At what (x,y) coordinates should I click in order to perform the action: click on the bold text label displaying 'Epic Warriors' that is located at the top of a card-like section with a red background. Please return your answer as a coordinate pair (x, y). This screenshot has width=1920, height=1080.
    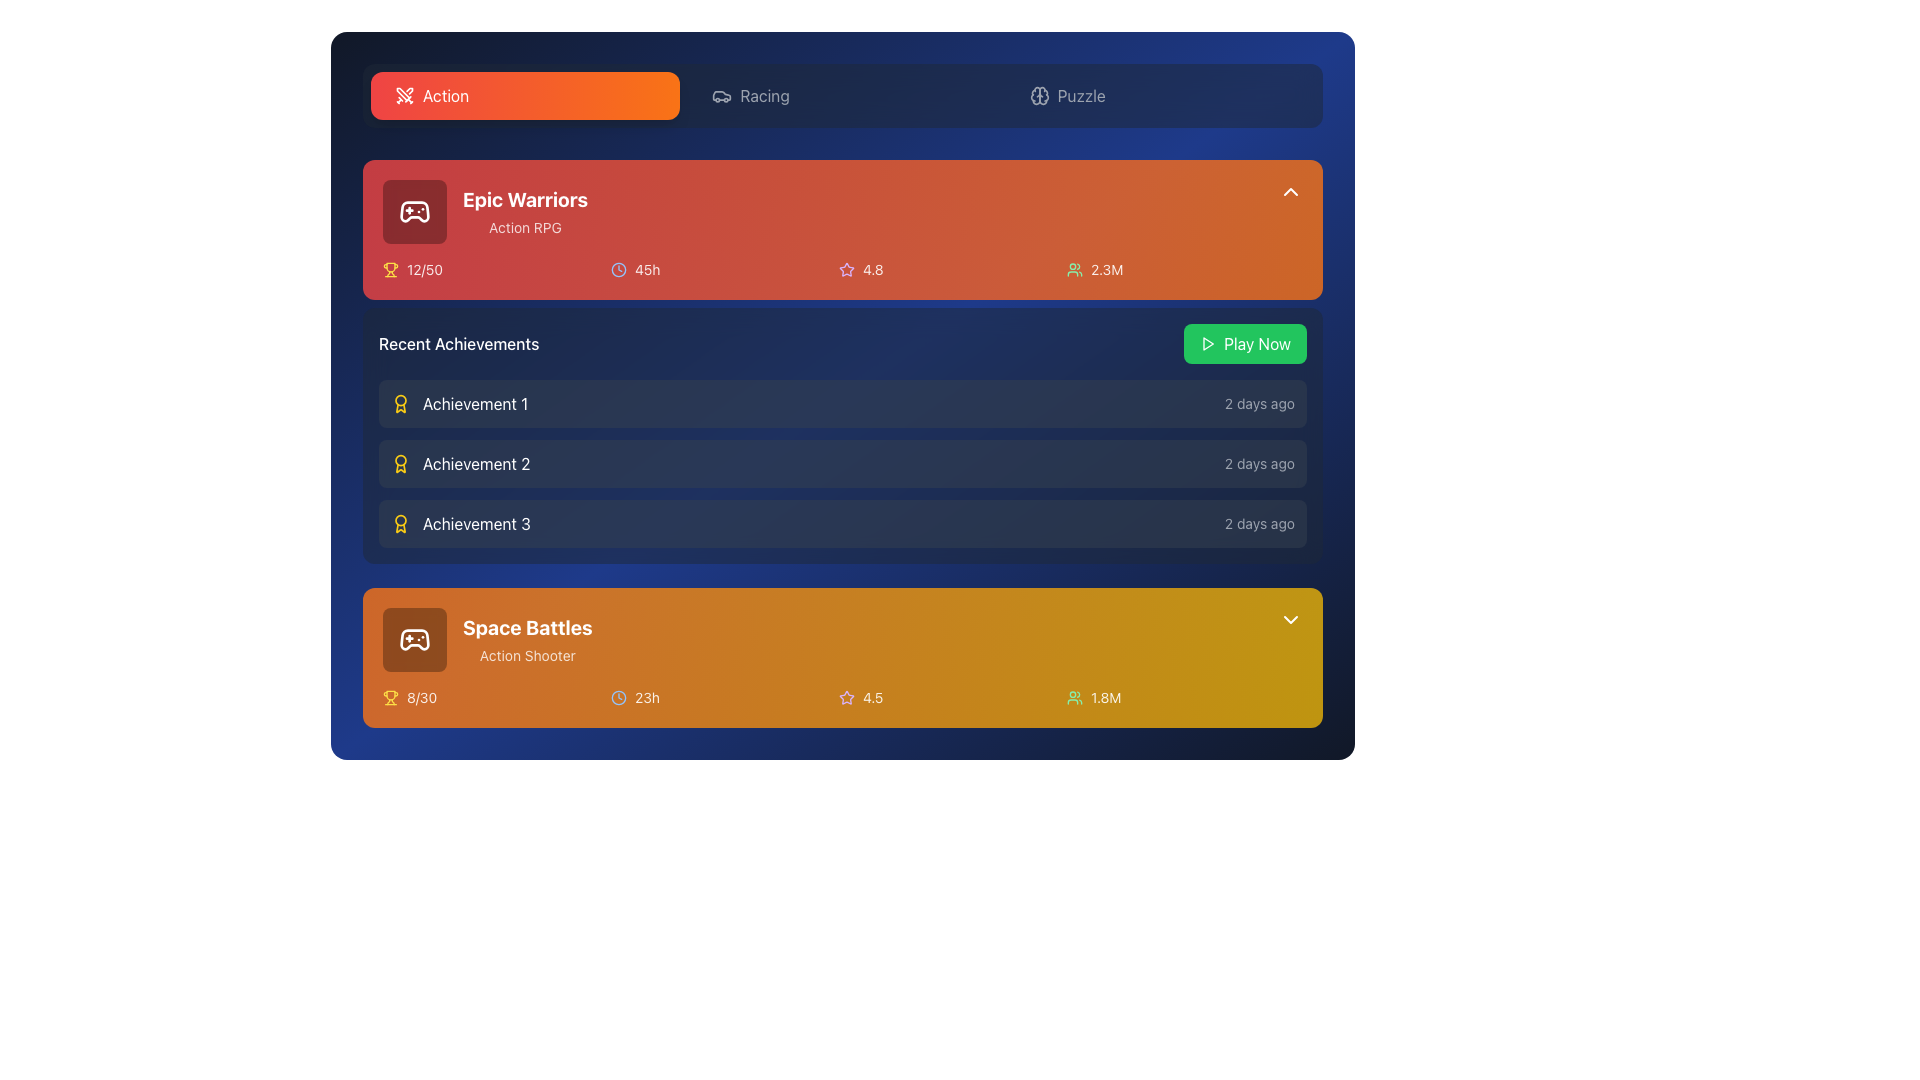
    Looking at the image, I should click on (525, 200).